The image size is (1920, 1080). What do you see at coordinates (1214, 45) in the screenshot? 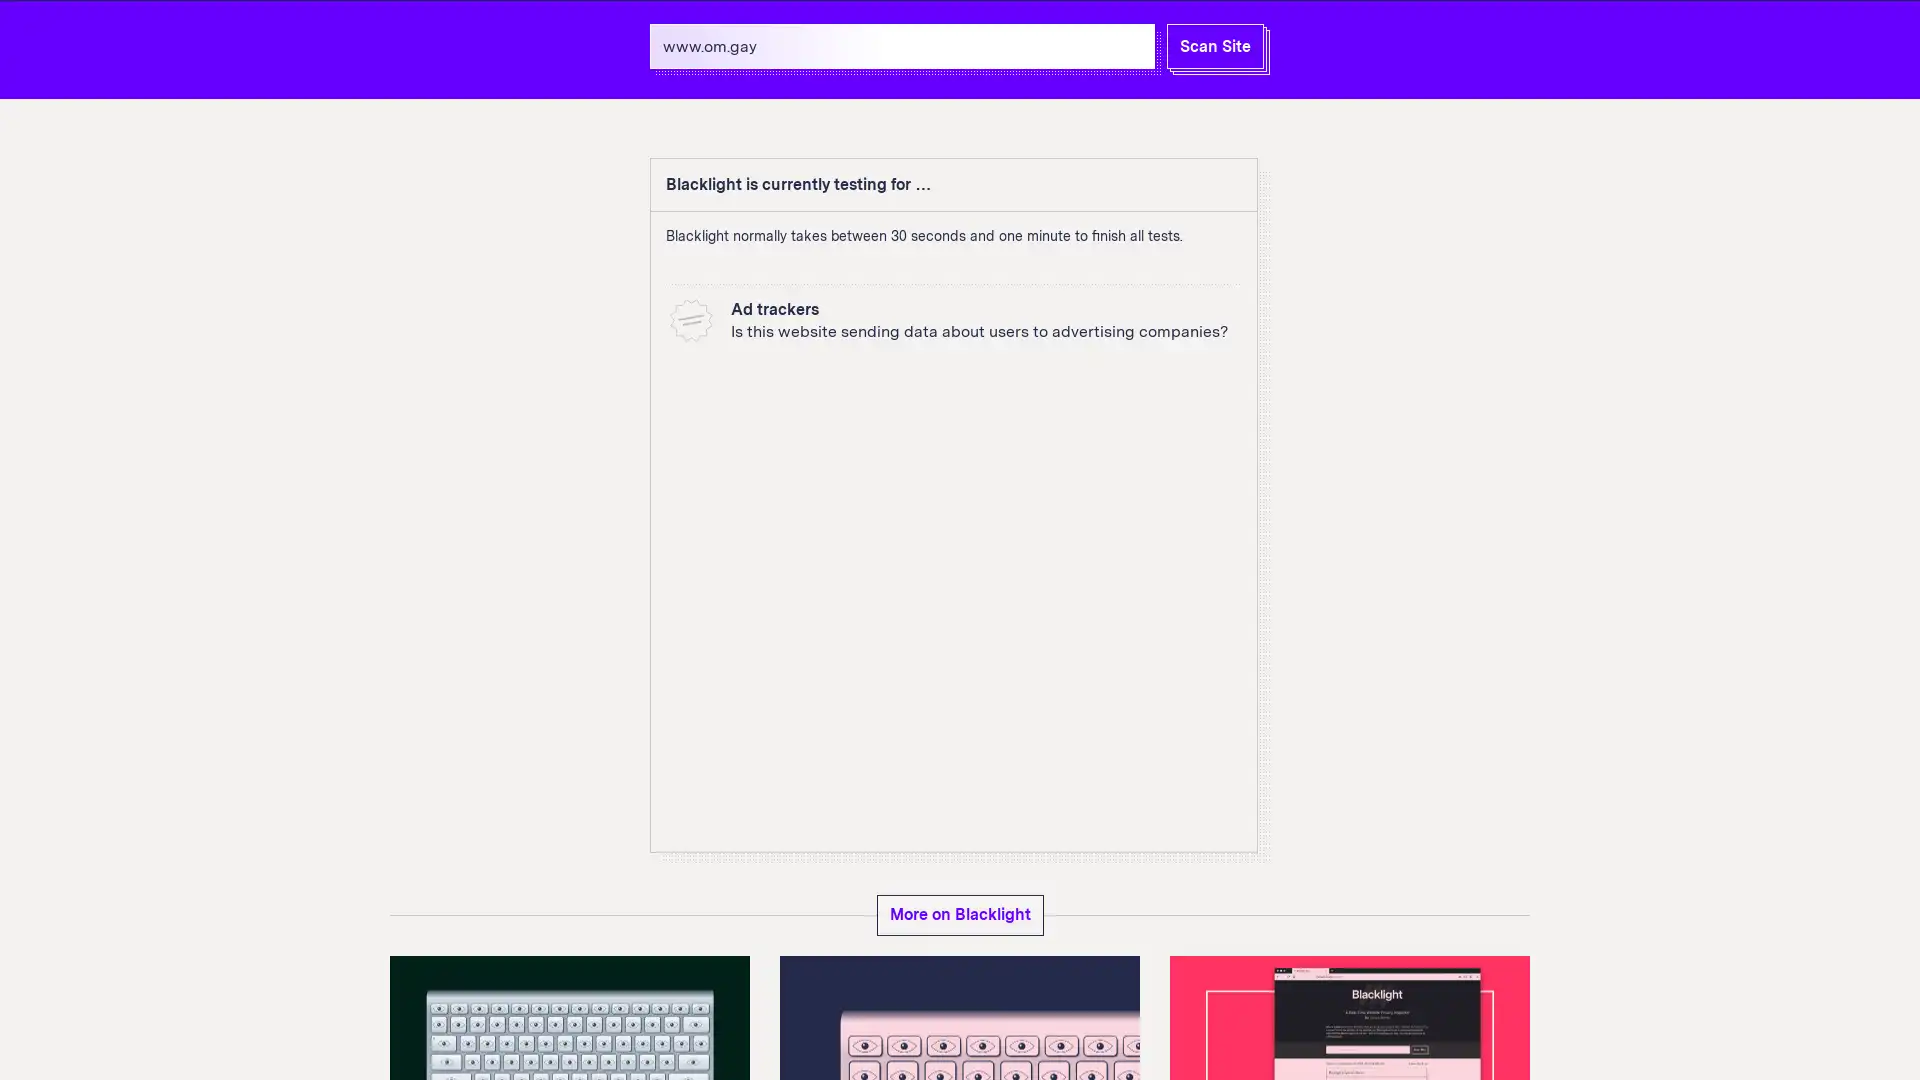
I see `Scan Site` at bounding box center [1214, 45].